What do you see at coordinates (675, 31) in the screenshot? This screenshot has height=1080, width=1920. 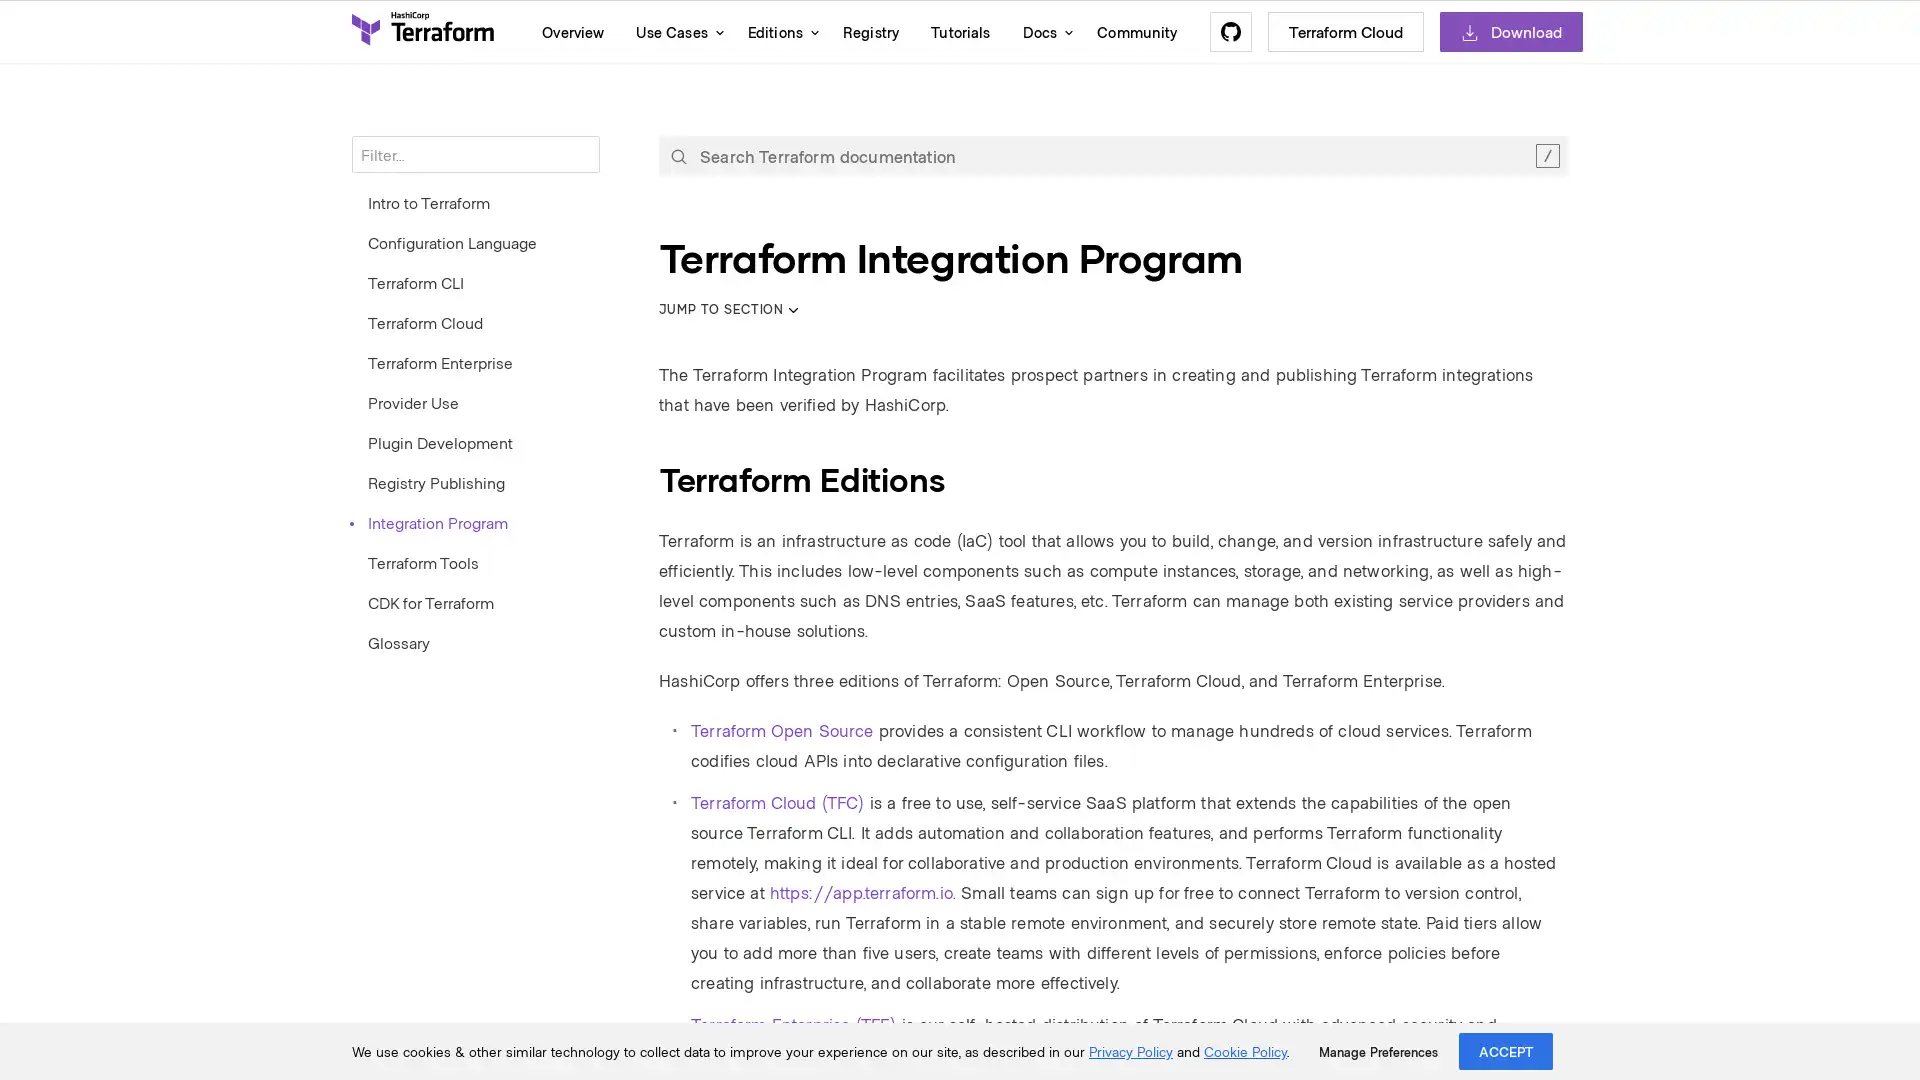 I see `Use Cases` at bounding box center [675, 31].